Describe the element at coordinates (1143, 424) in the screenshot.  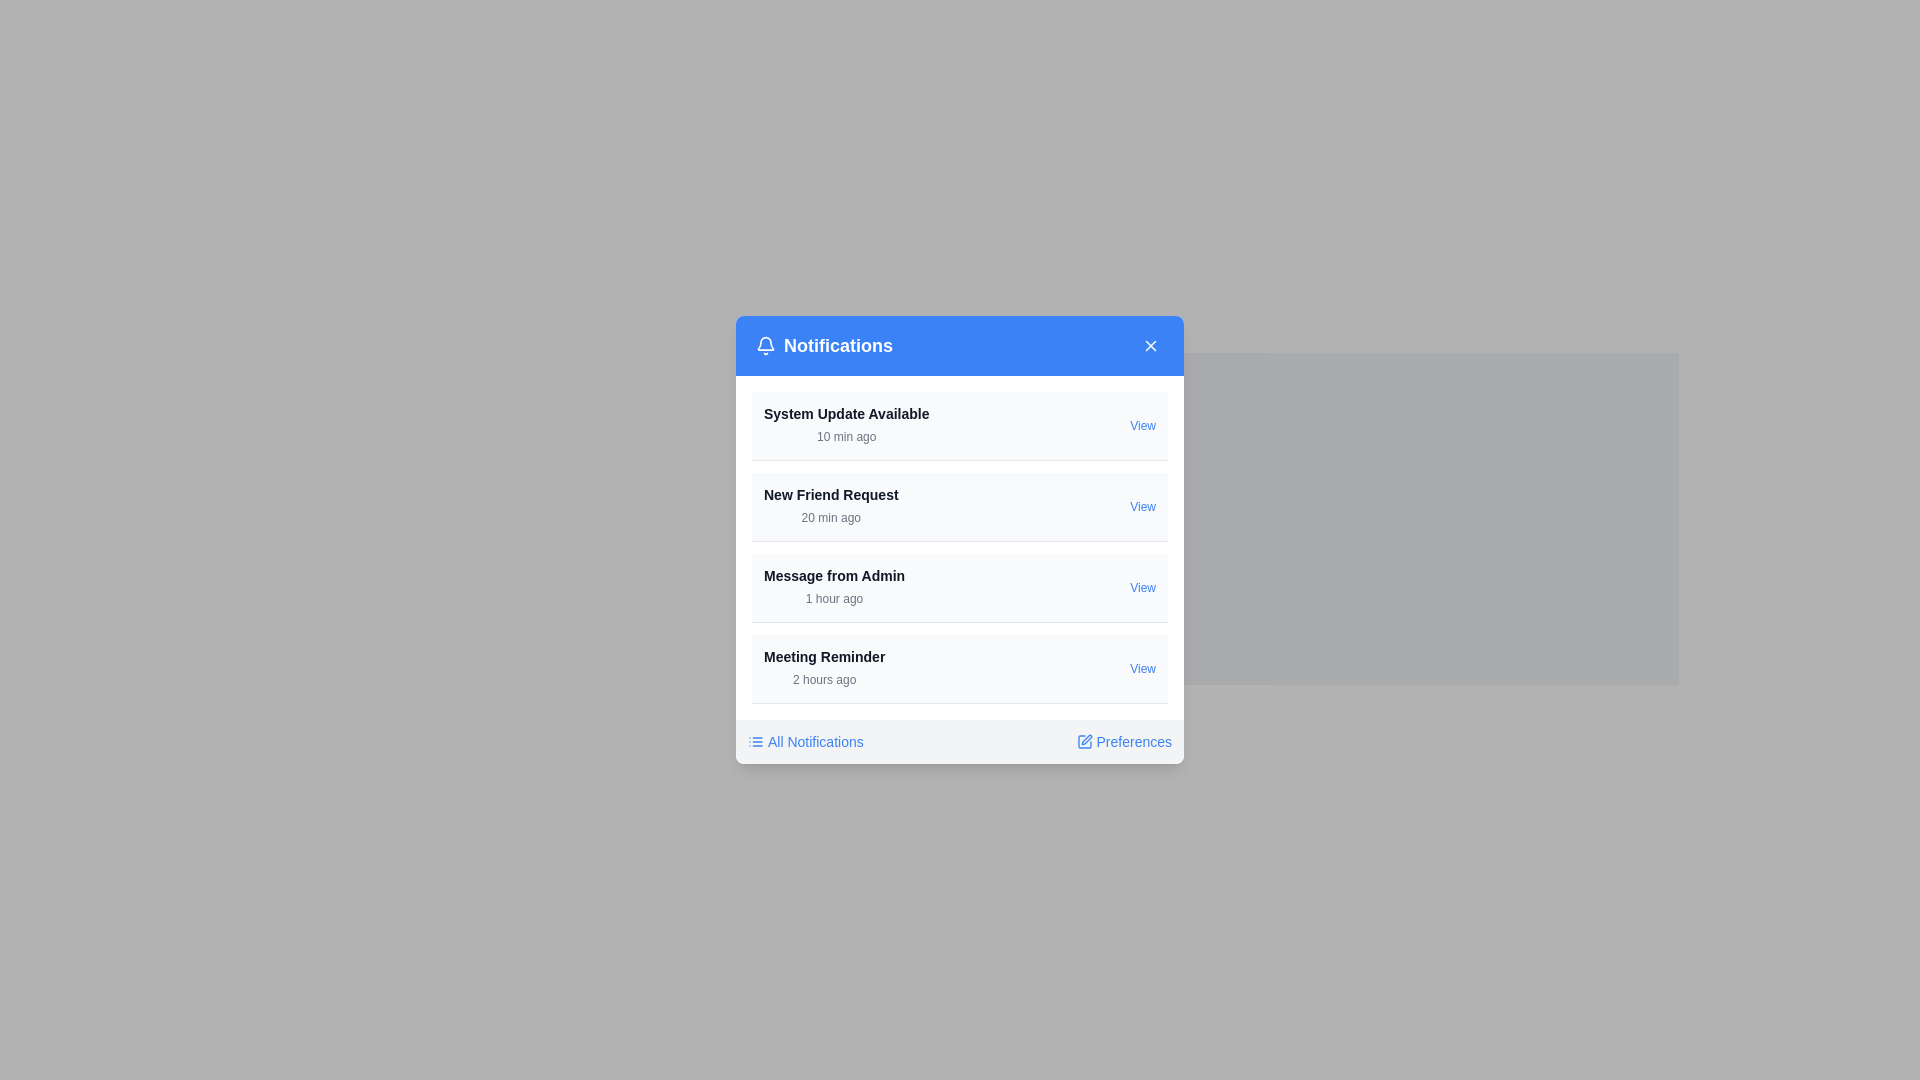
I see `the small blue text link displaying 'View' which is located to the right of the timestamp '10 min ago' in the notification list` at that location.